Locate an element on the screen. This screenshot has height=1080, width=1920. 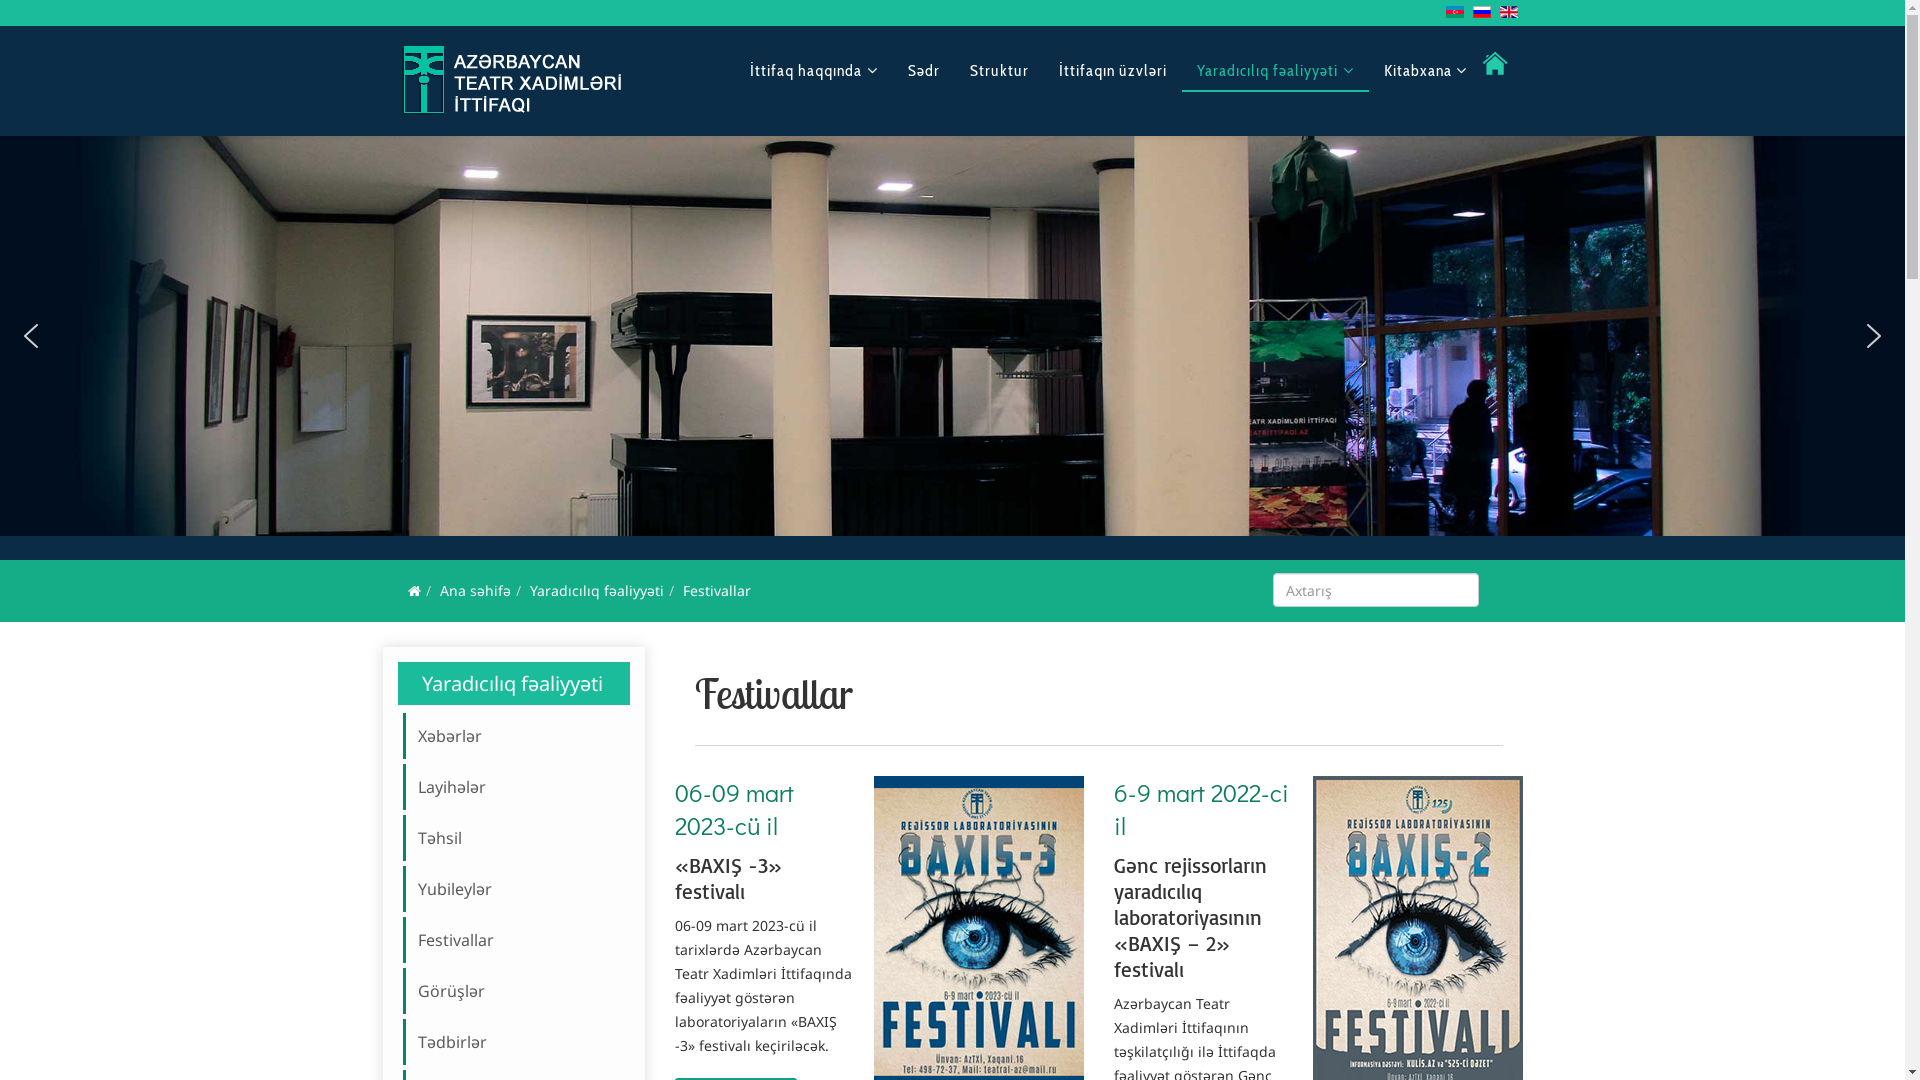
'English (United Kingdom)' is located at coordinates (1499, 11).